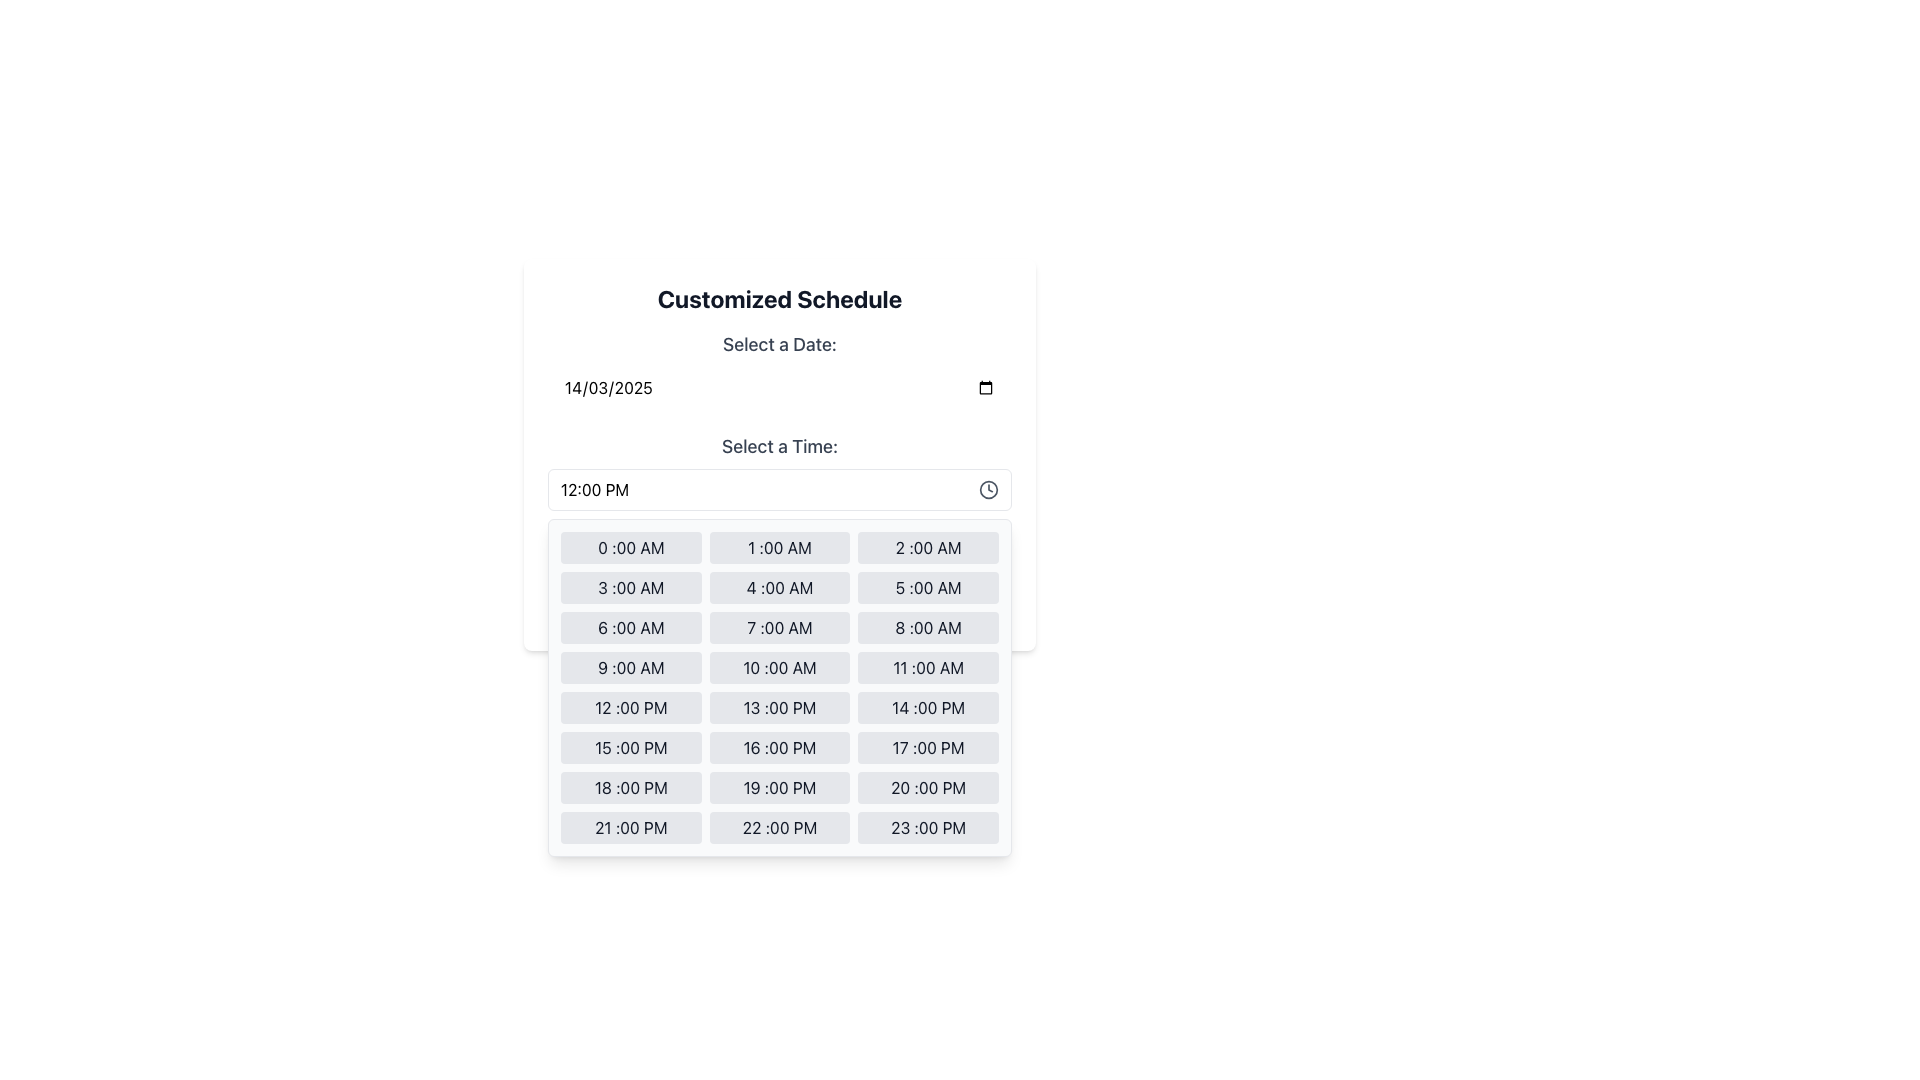 This screenshot has height=1080, width=1920. What do you see at coordinates (630, 786) in the screenshot?
I see `the selectable time slot button representing '18:00 PM' located in the bottom portion of a grid layout of 24 buttons` at bounding box center [630, 786].